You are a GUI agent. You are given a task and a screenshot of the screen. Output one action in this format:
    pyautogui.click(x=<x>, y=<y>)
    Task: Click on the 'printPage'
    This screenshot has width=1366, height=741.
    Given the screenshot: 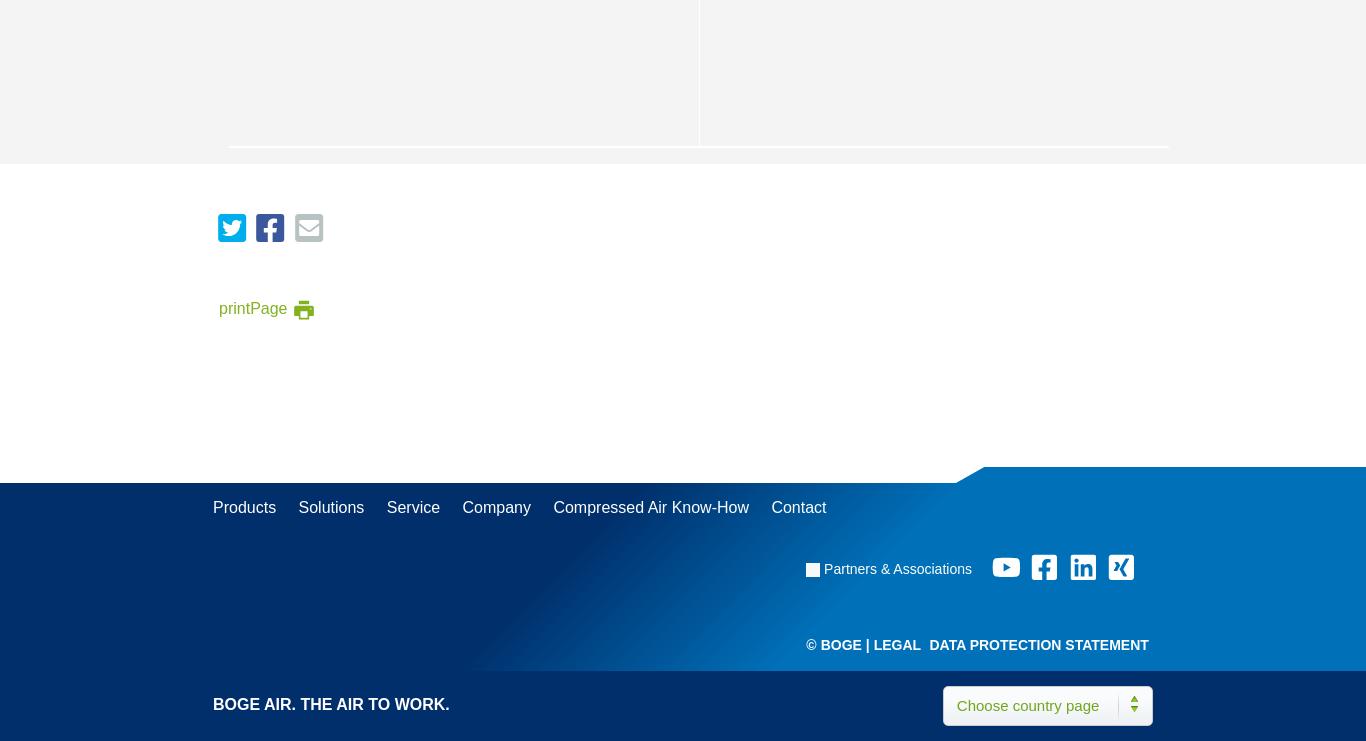 What is the action you would take?
    pyautogui.click(x=252, y=307)
    